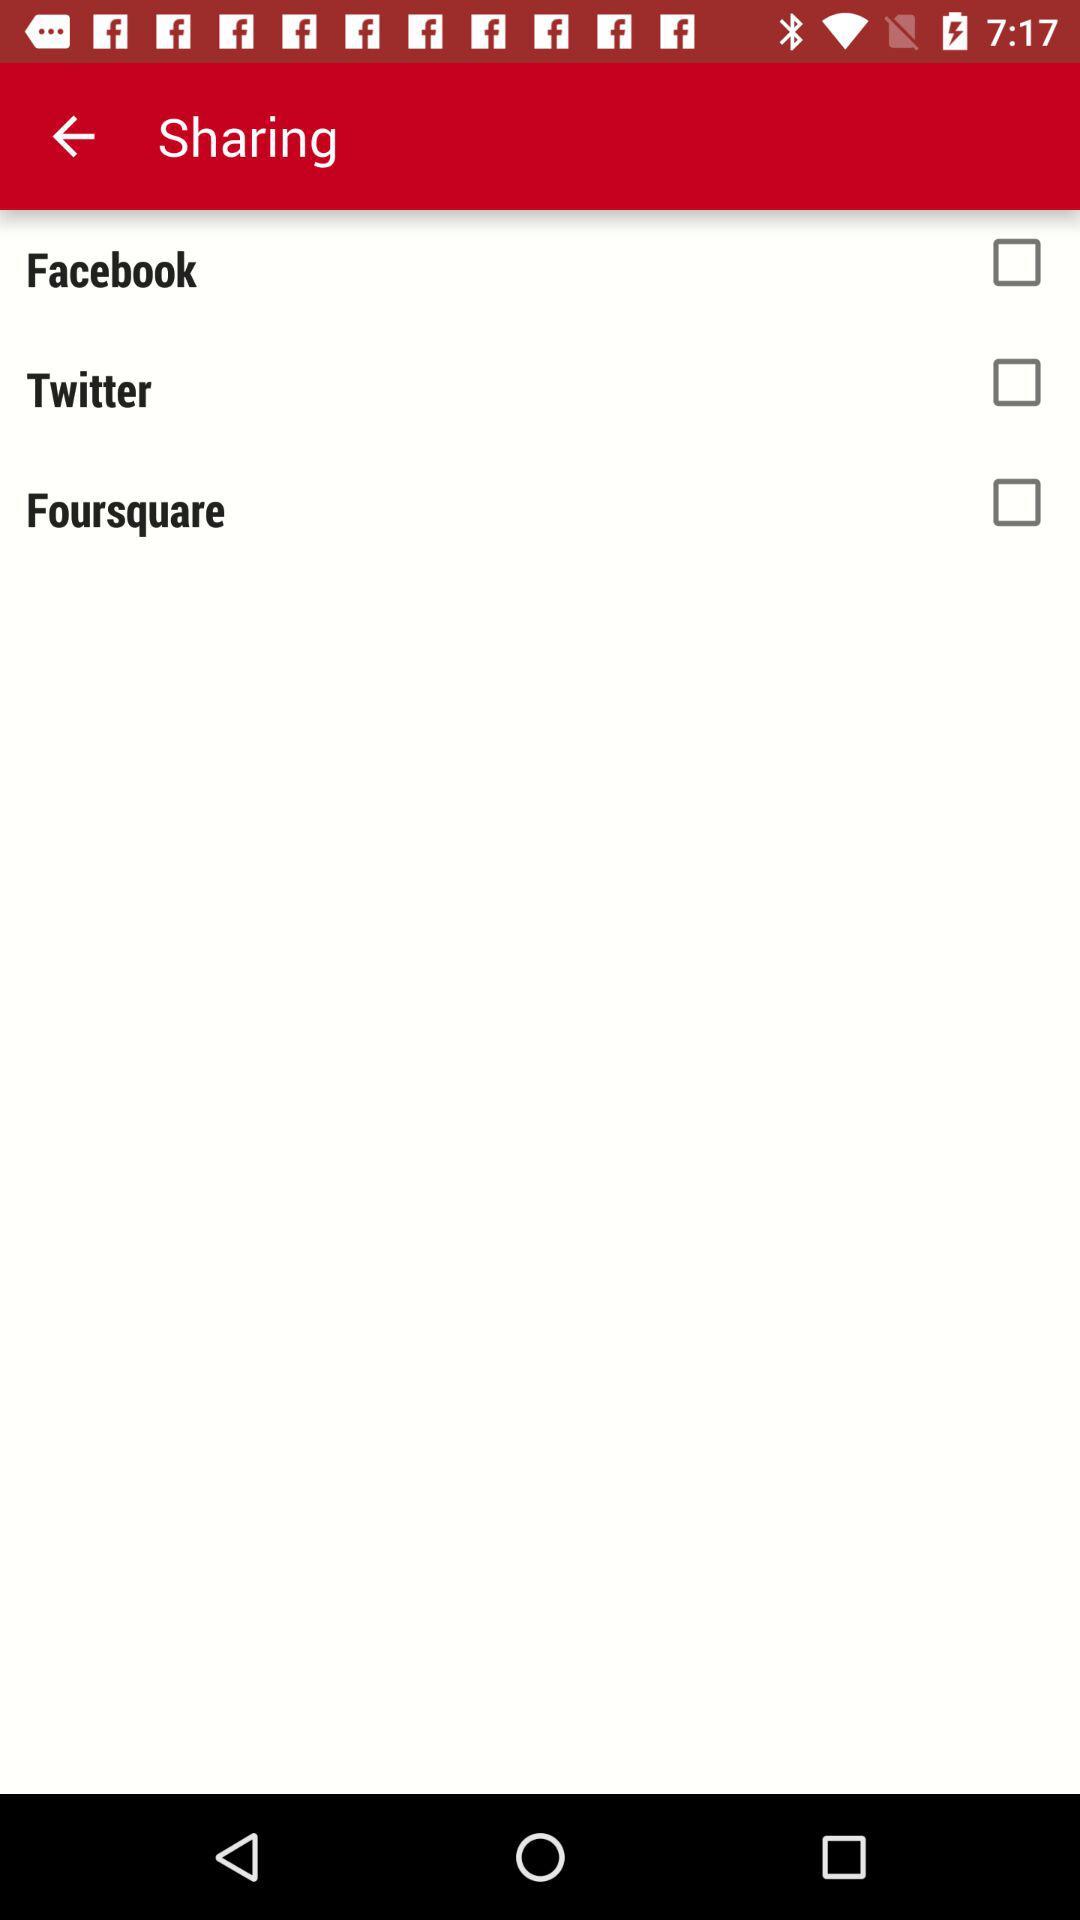 The width and height of the screenshot is (1080, 1920). Describe the element at coordinates (72, 135) in the screenshot. I see `the icon above facebook` at that location.